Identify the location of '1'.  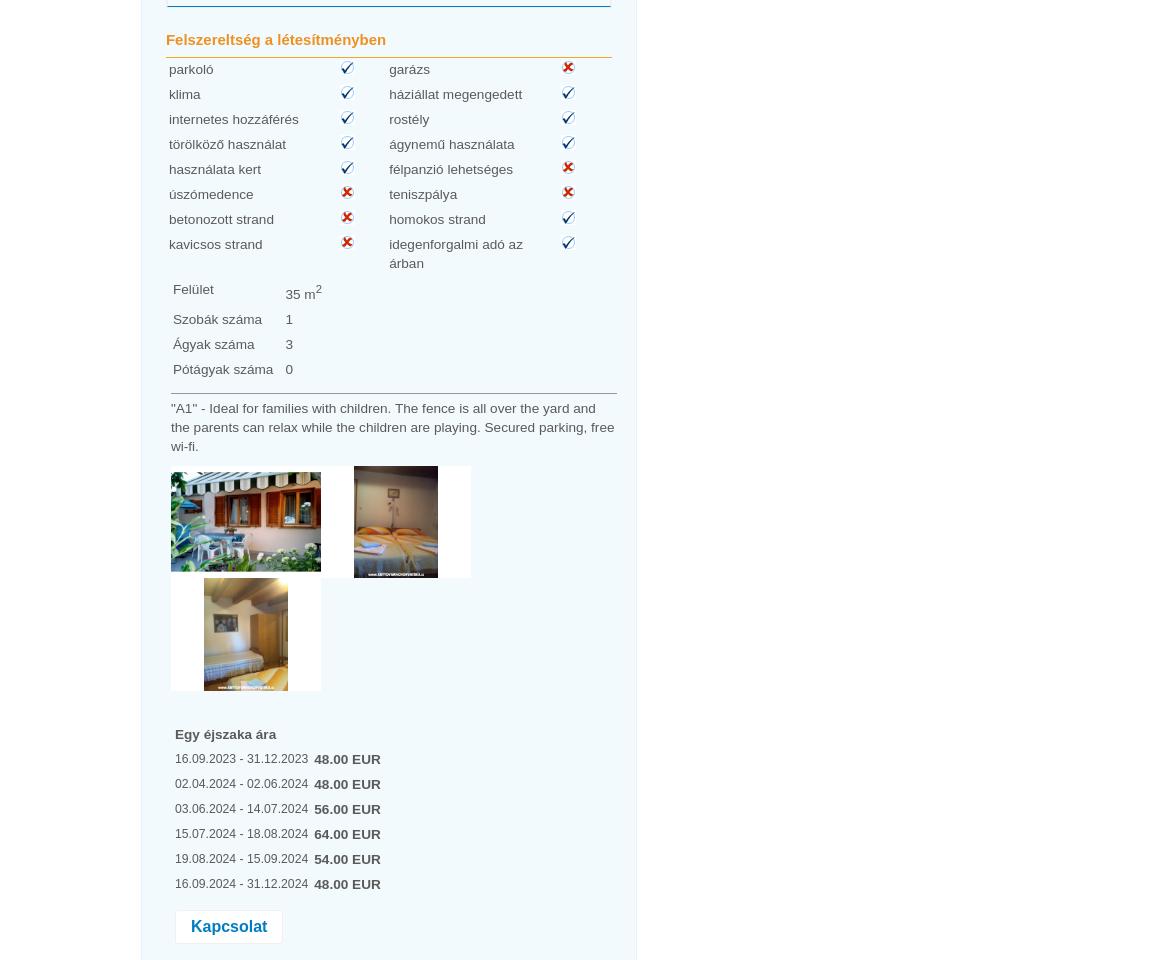
(288, 318).